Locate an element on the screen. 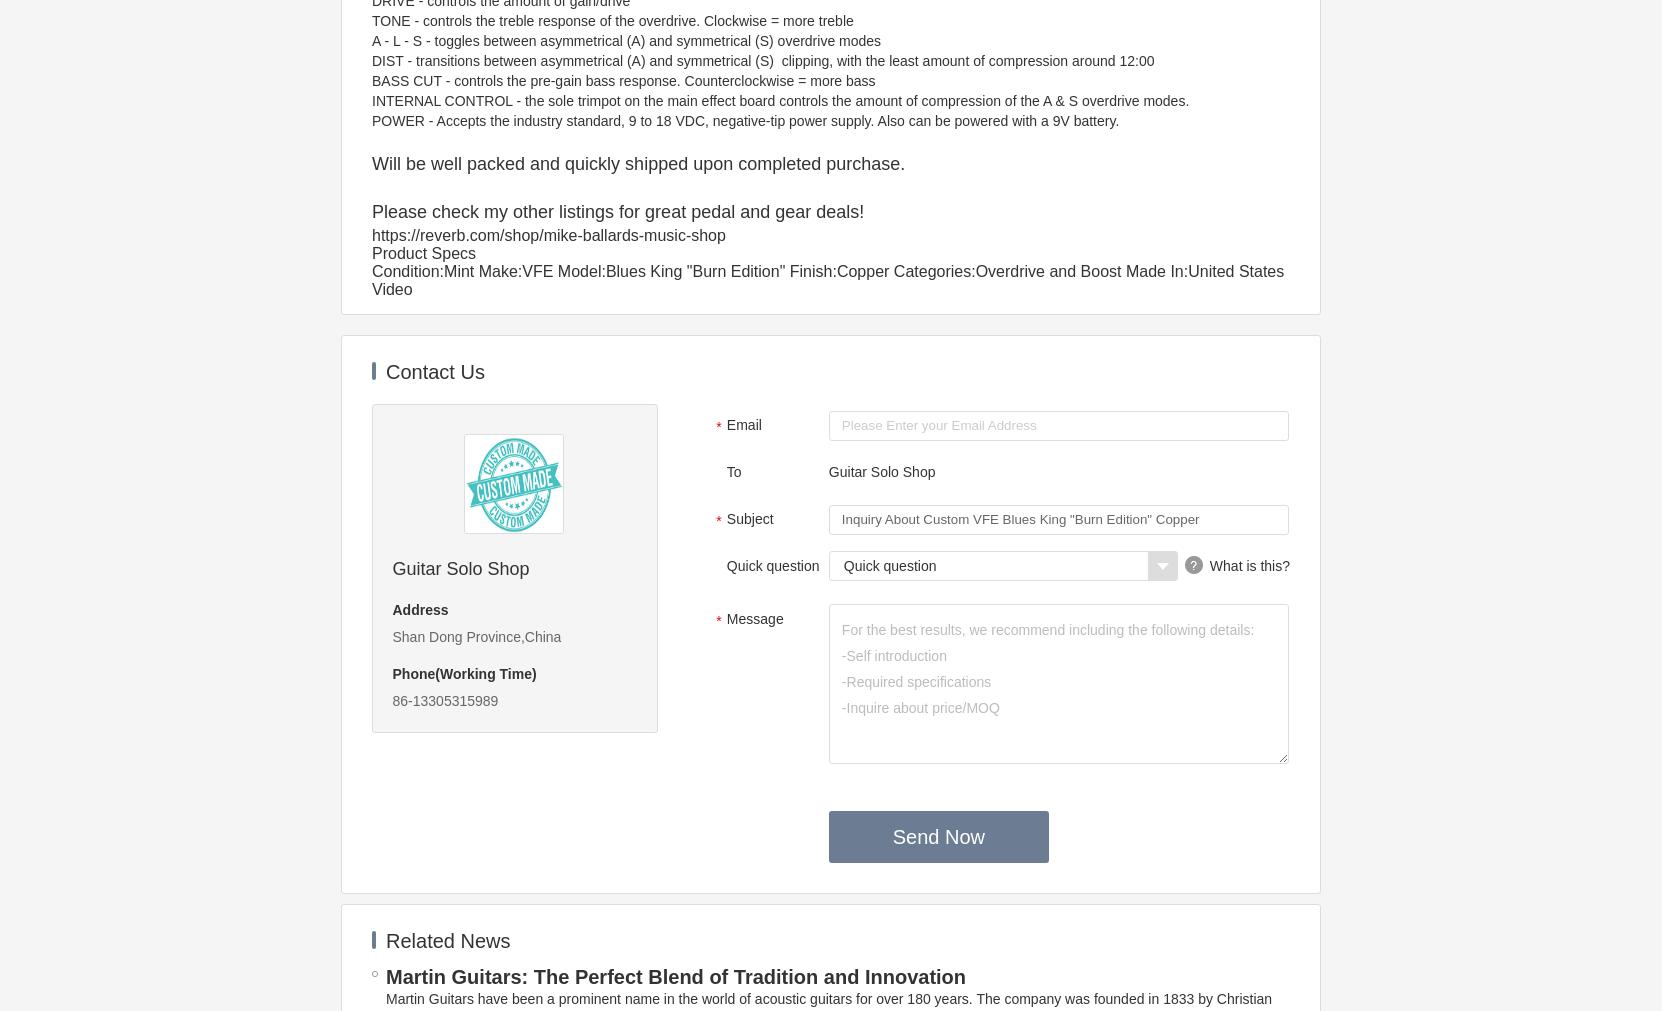 This screenshot has width=1662, height=1011. 'Product Specs' is located at coordinates (423, 253).